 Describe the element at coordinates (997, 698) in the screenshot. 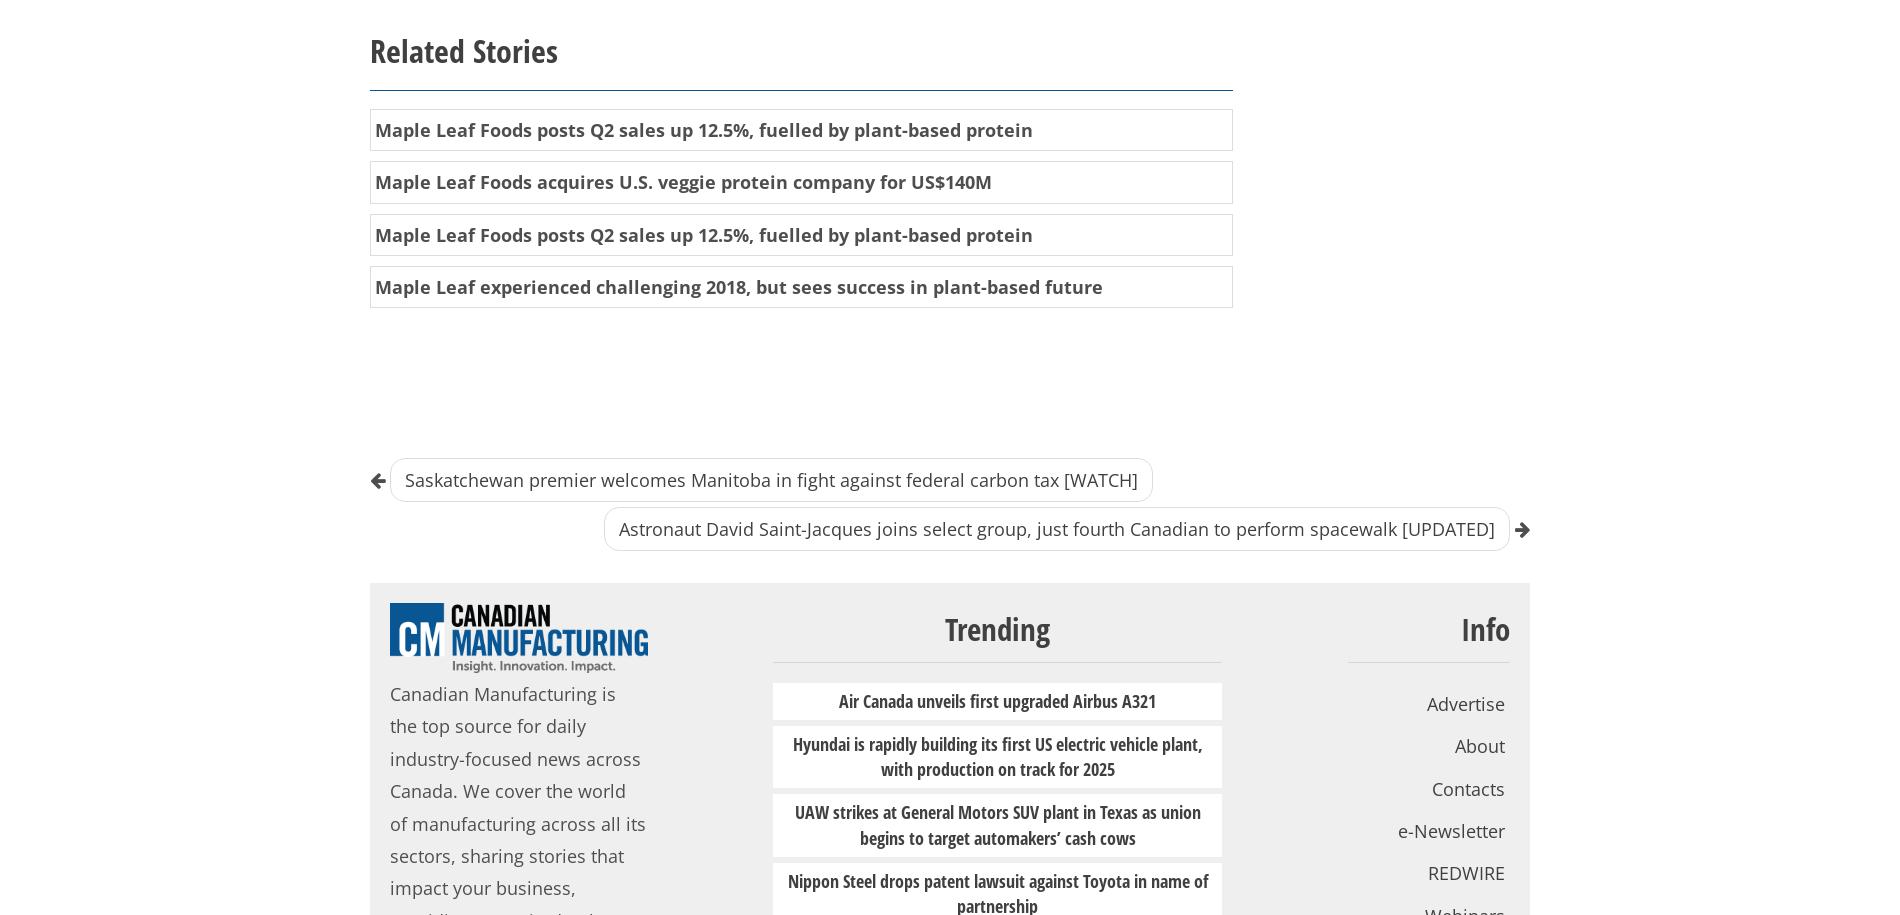

I see `'Air Canada unveils first upgraded Airbus A321'` at that location.